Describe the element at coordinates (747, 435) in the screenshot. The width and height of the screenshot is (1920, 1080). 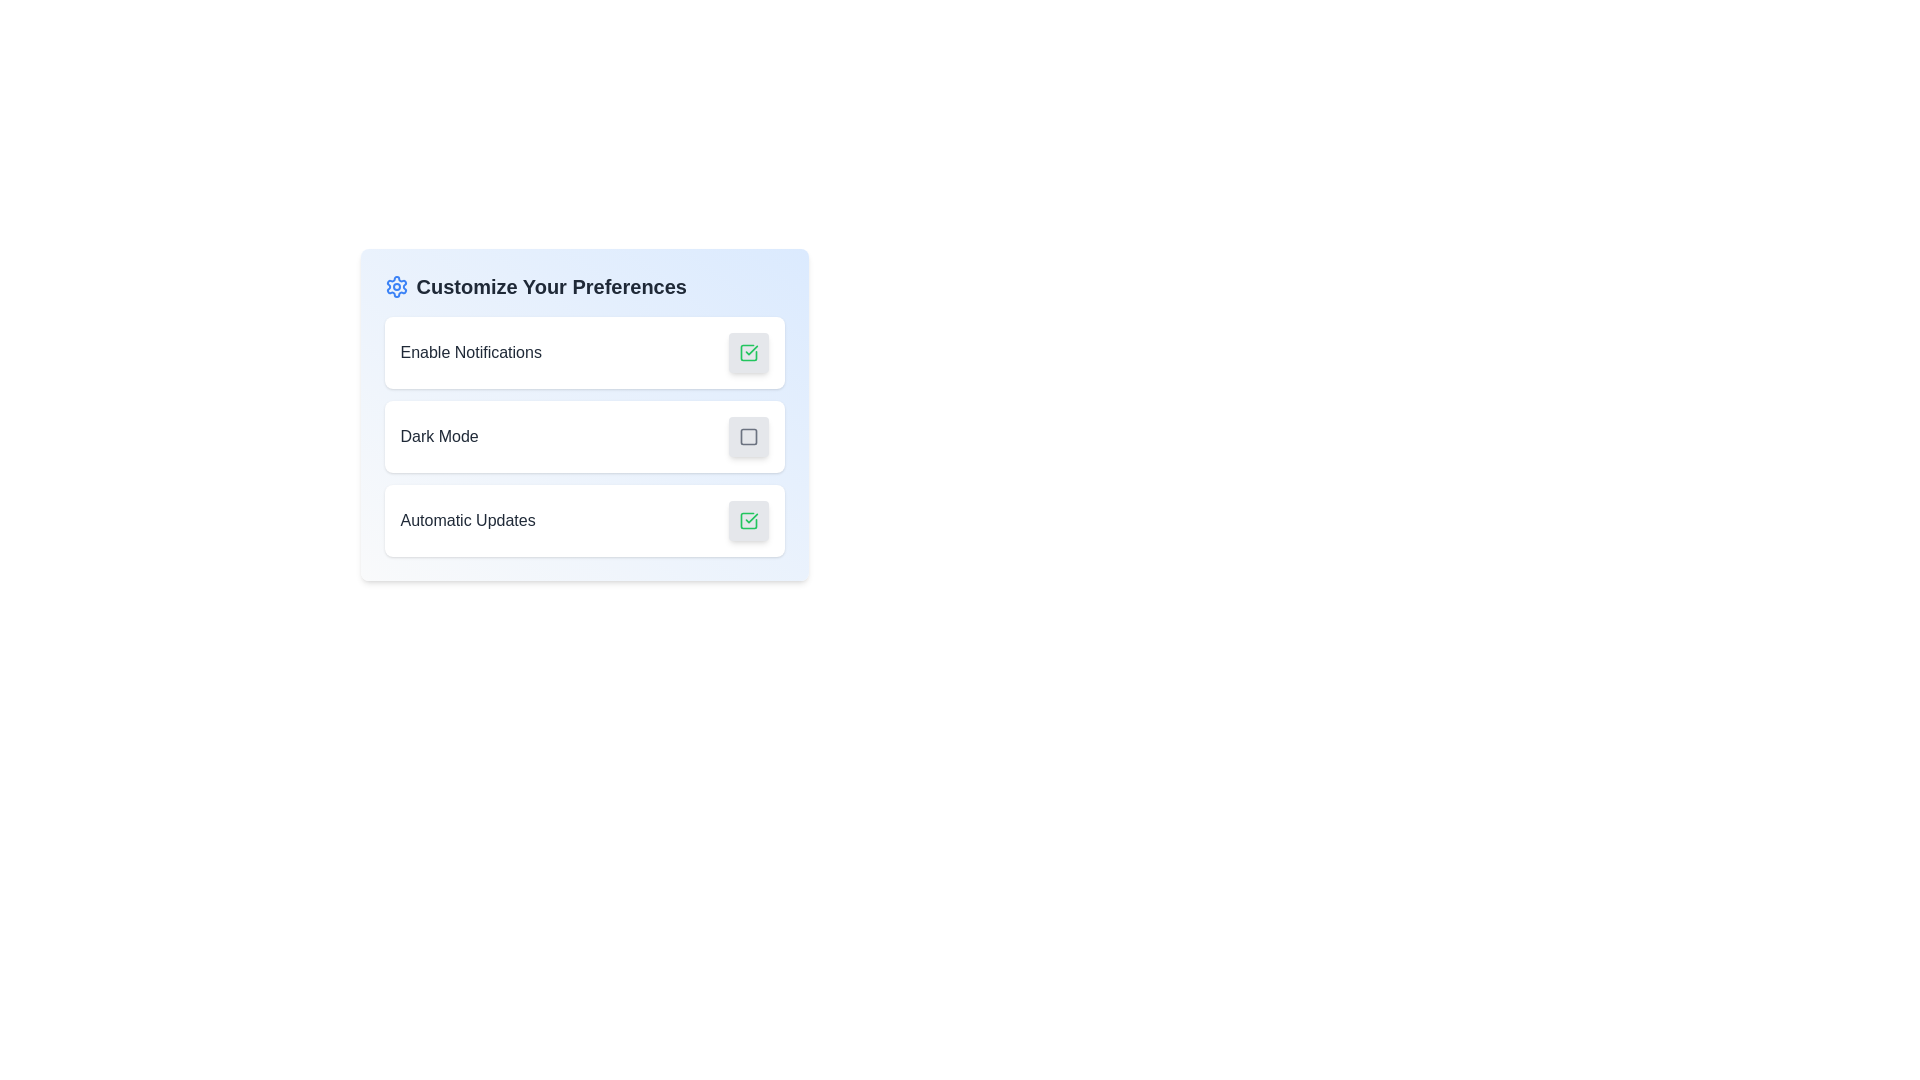
I see `the checkbox toggle control that is styled in a minimalistic gray color, located next to the 'Dark Mode' option in the second row of preference options` at that location.